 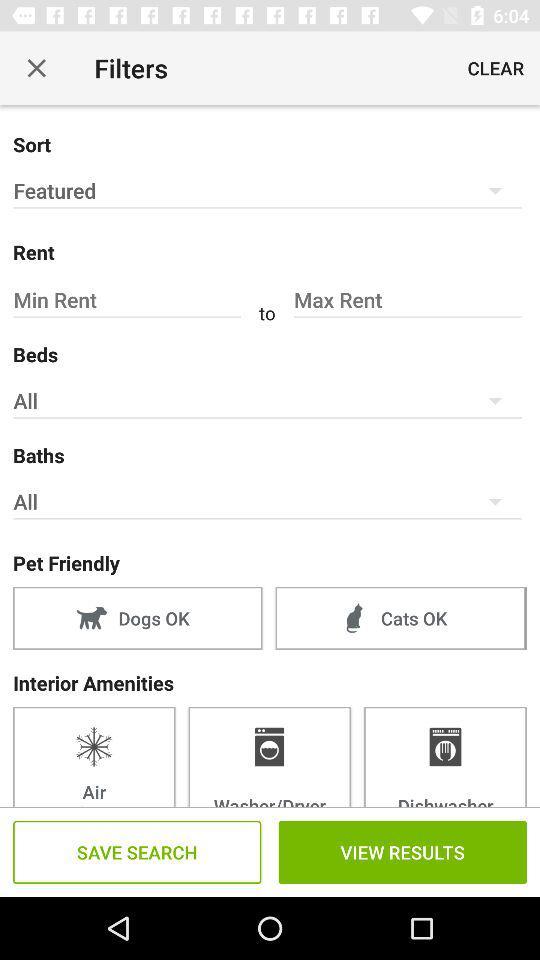 I want to click on the icon next to dishwasher icon, so click(x=269, y=755).